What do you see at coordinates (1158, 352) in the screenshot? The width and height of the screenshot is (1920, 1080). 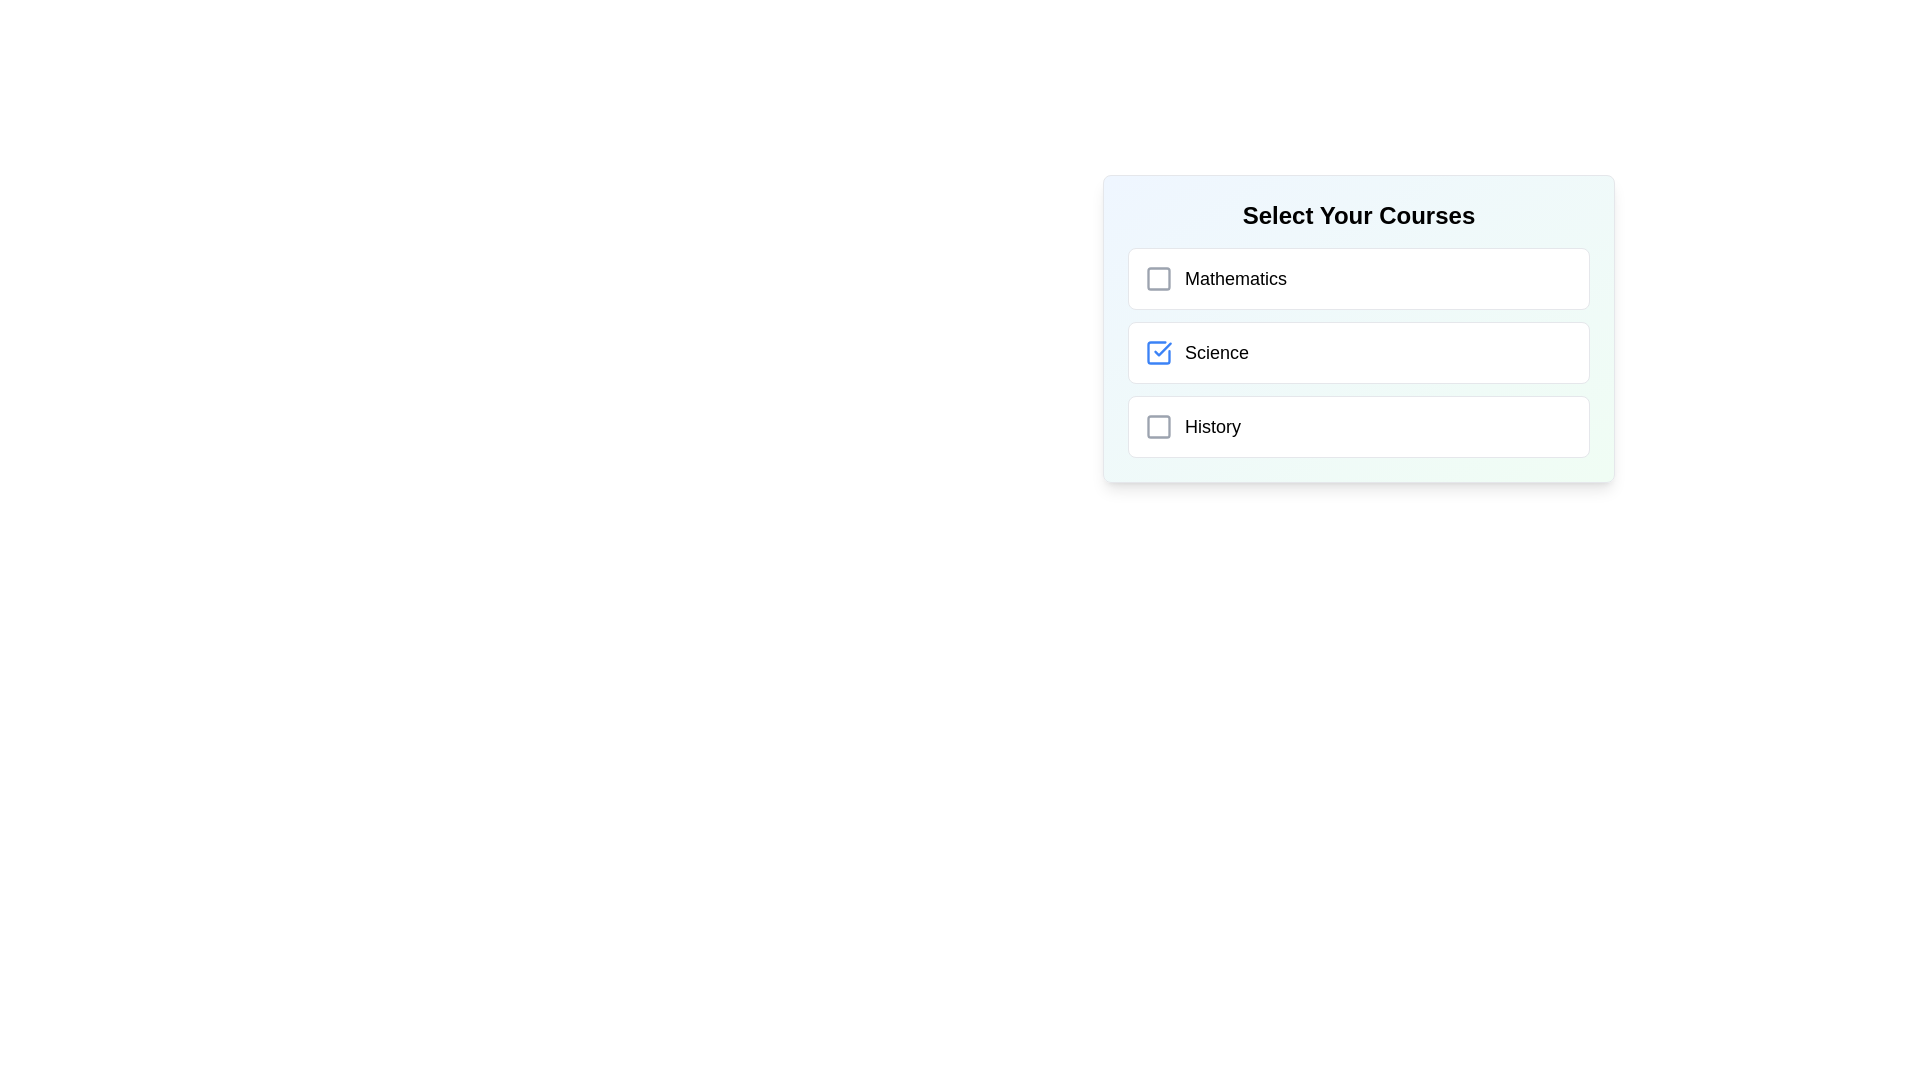 I see `the checkbox for the 'Science' option in the 'Select Your Courses' menu, which is the second item in the list` at bounding box center [1158, 352].